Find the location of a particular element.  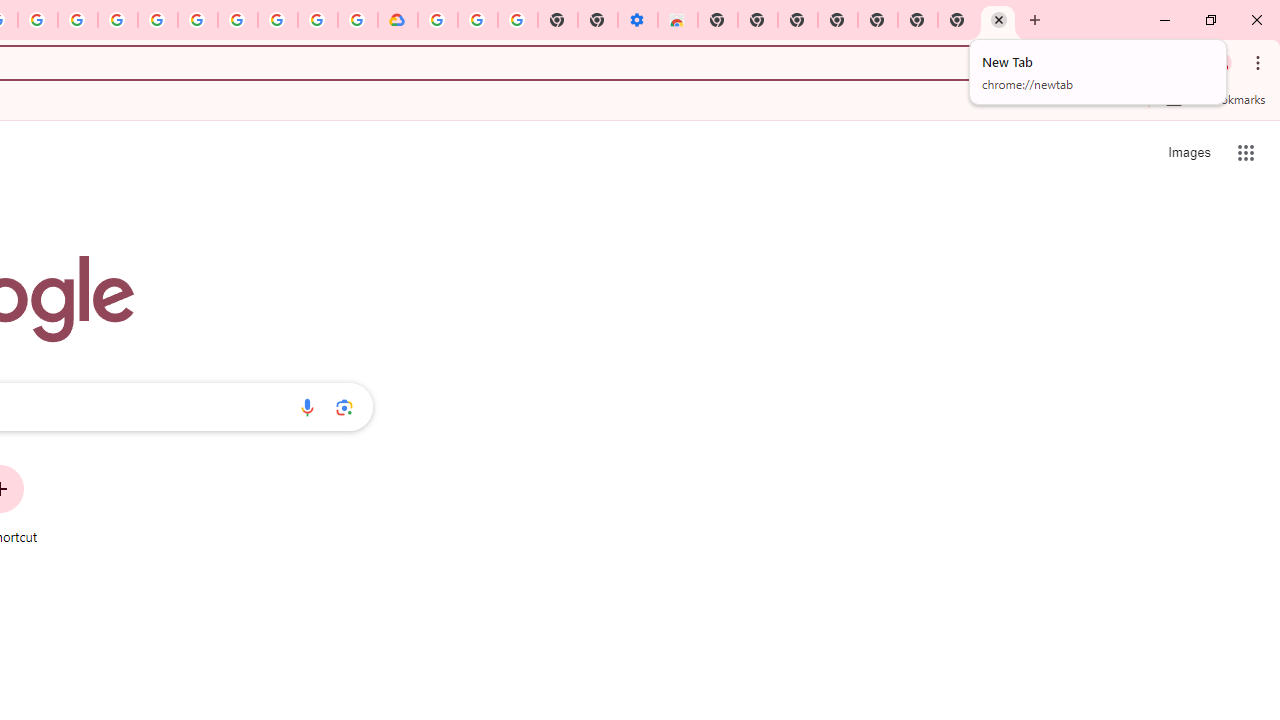

'Turn cookies on or off - Computer - Google Account Help' is located at coordinates (517, 20).